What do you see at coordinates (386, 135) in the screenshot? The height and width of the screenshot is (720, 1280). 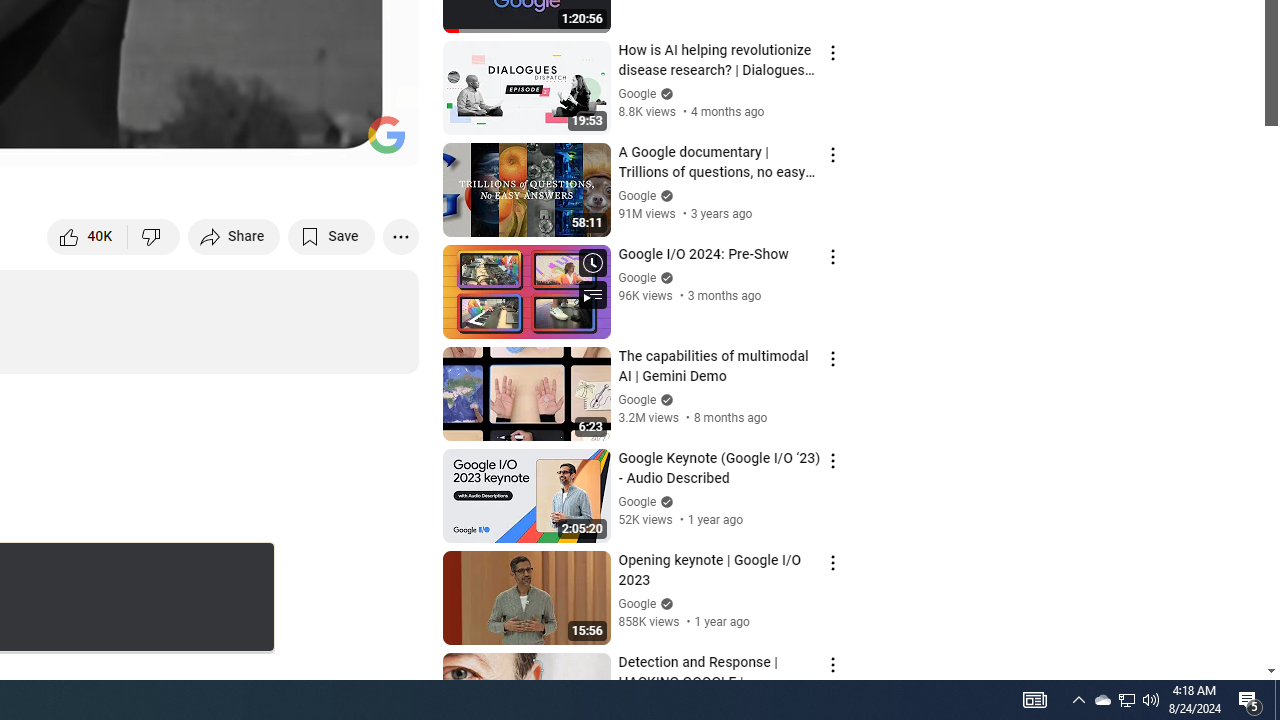 I see `'Channel watermark'` at bounding box center [386, 135].